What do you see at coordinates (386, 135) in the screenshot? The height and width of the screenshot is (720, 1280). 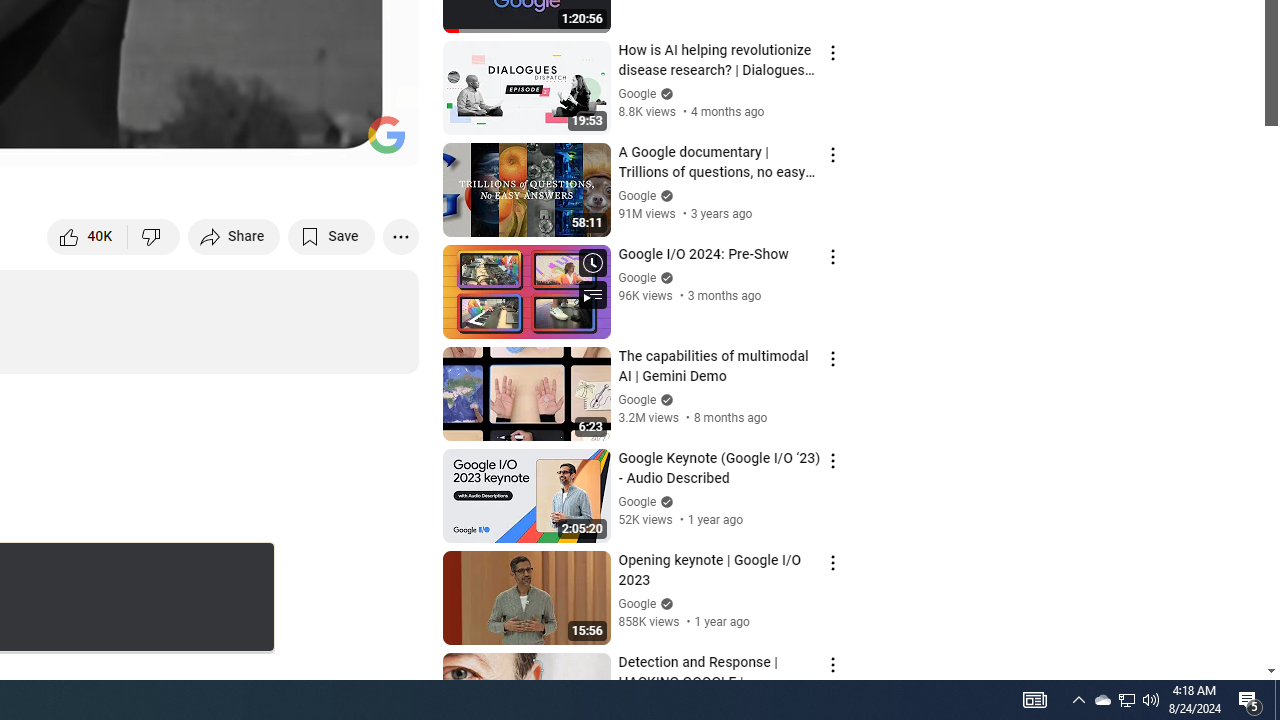 I see `'Channel watermark'` at bounding box center [386, 135].